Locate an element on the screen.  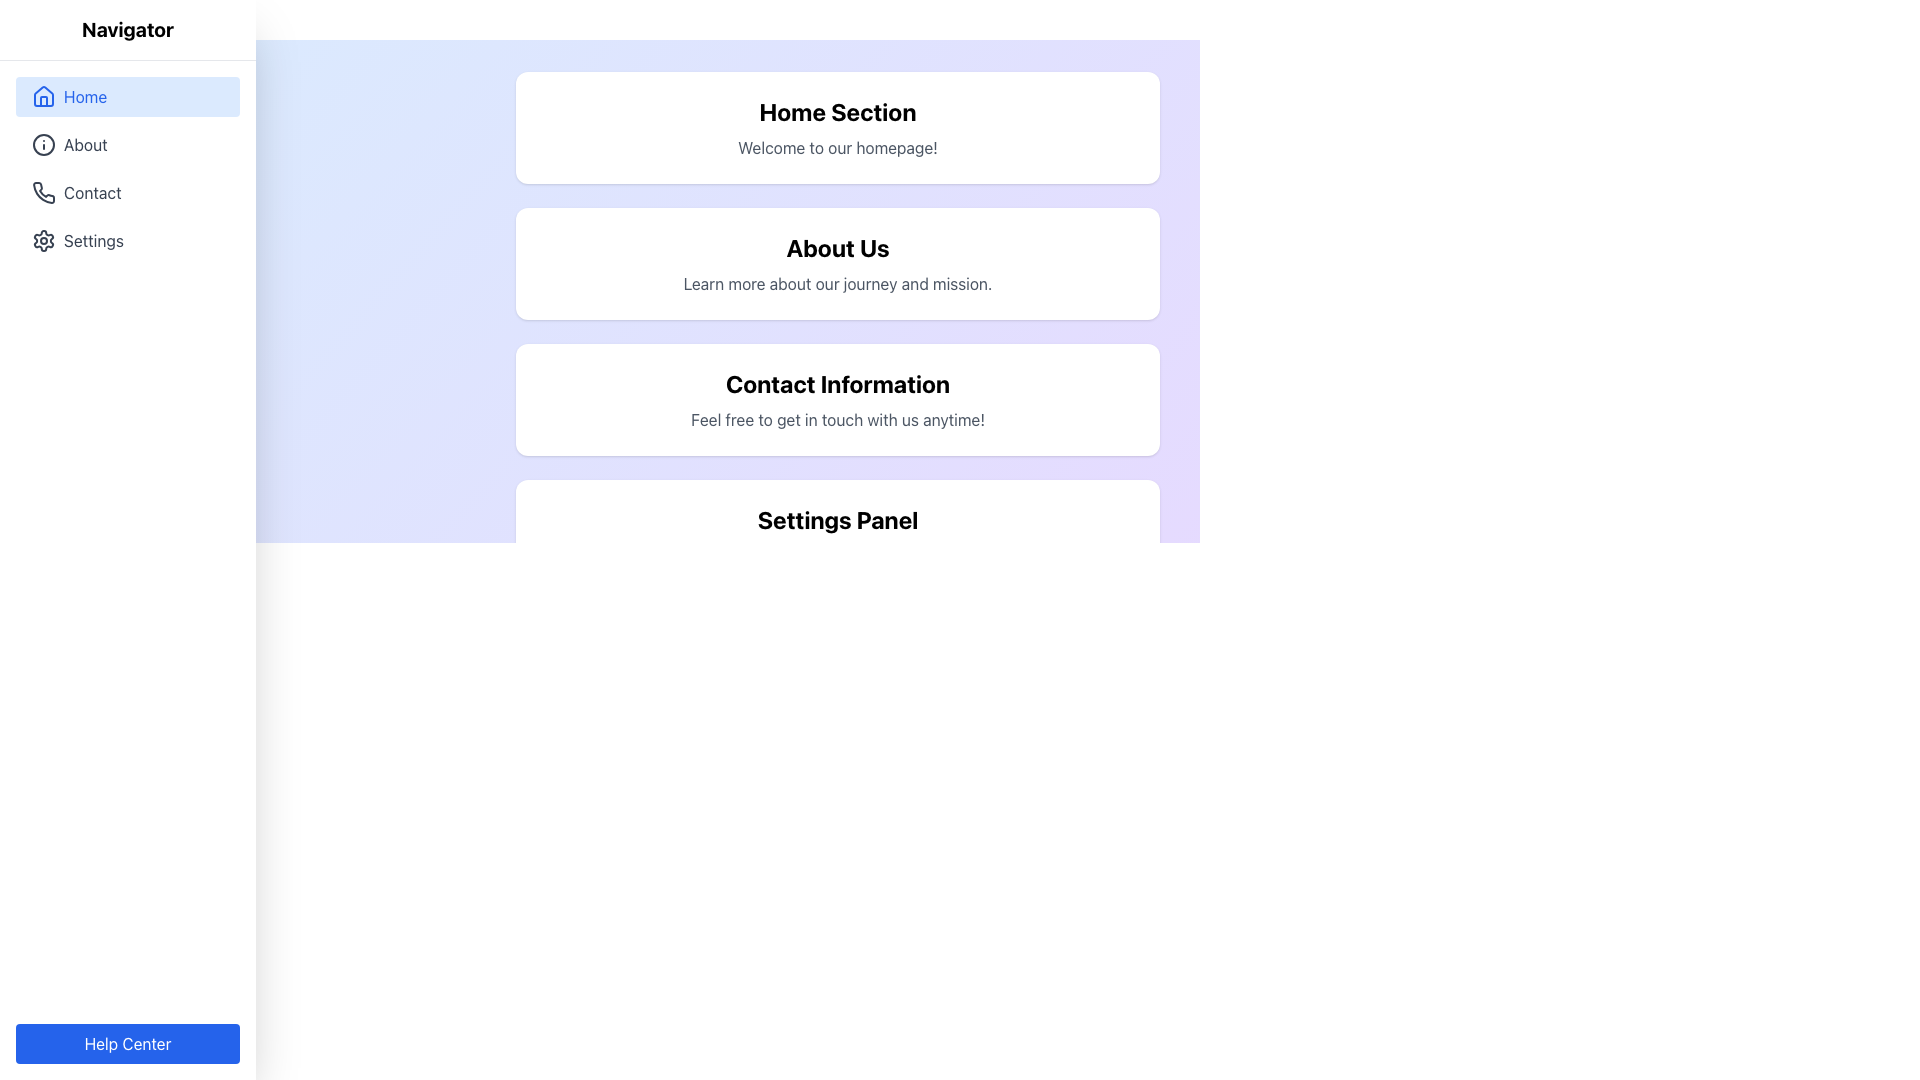
the settings icon located at the top-left corner of the 'Settings' button in the navigation menu is located at coordinates (43, 239).